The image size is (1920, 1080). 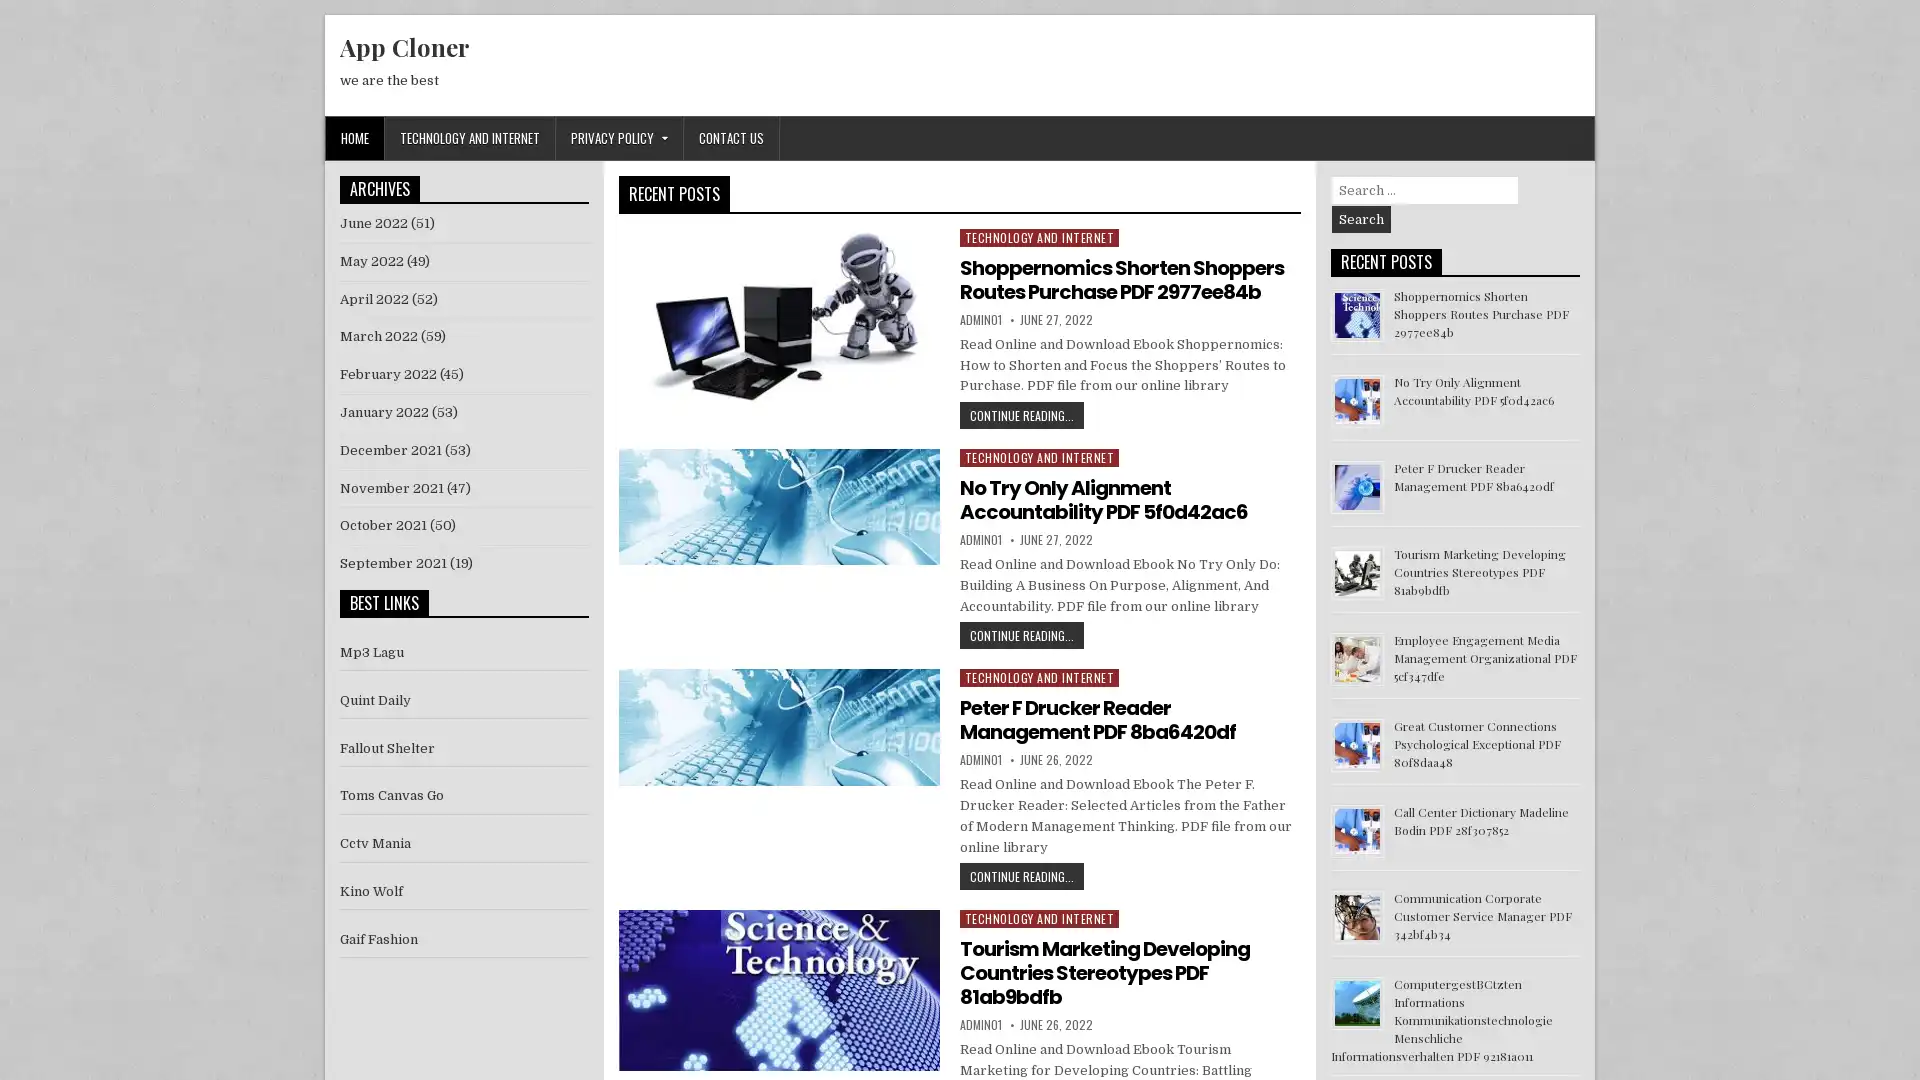 I want to click on Search, so click(x=1360, y=219).